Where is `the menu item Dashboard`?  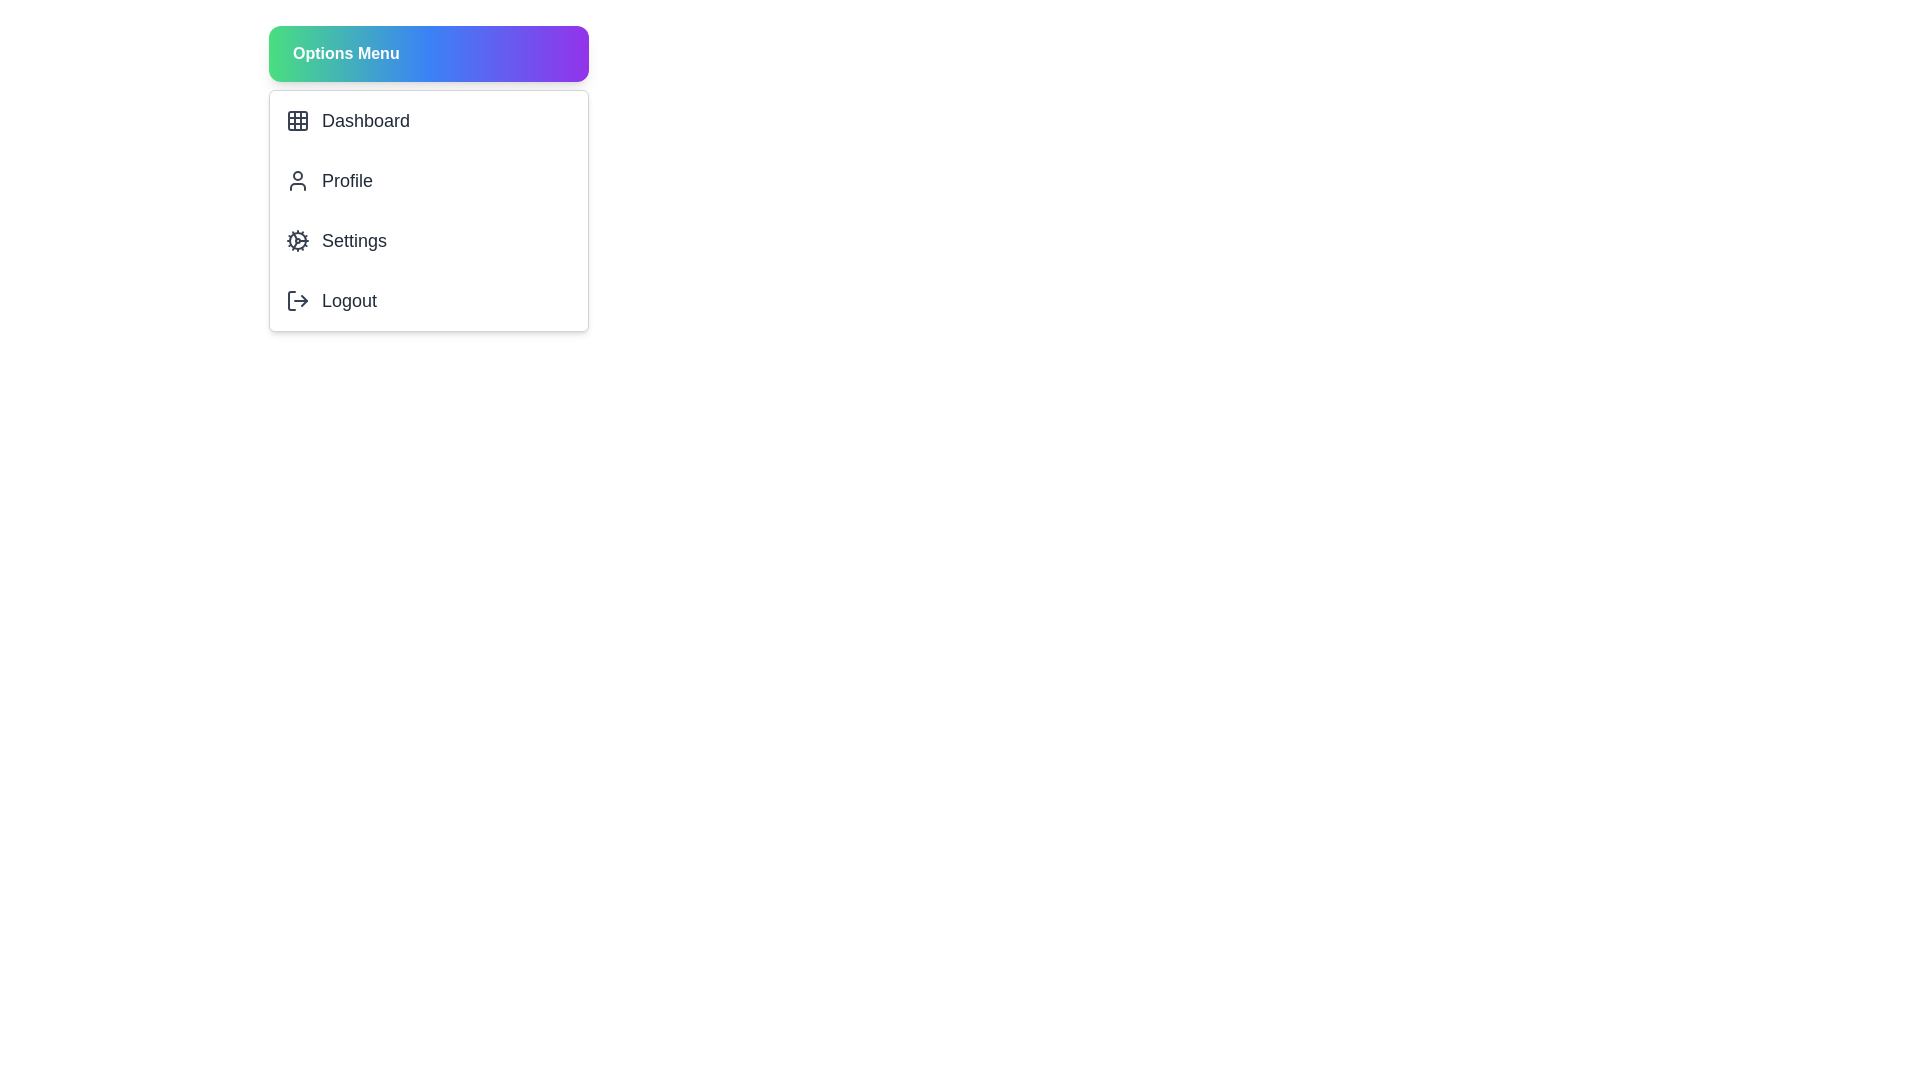 the menu item Dashboard is located at coordinates (427, 120).